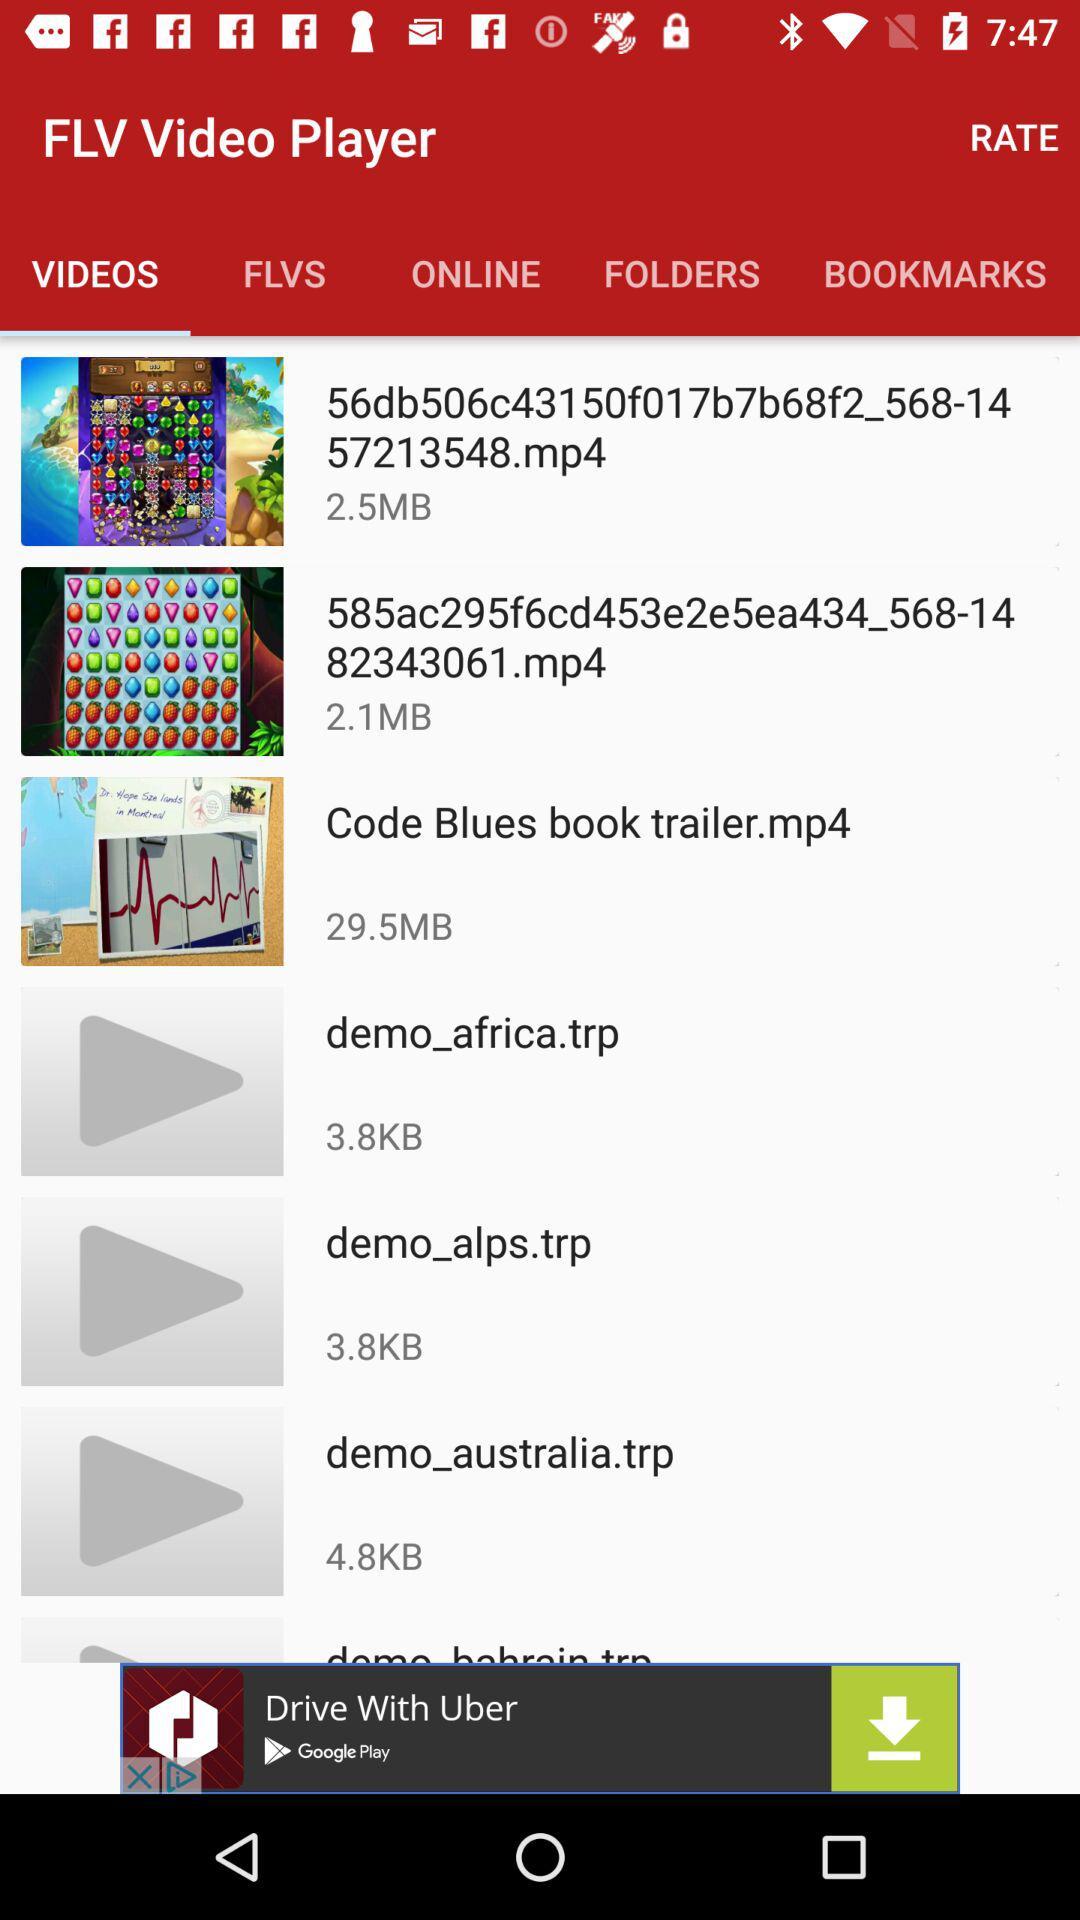 The width and height of the screenshot is (1080, 1920). What do you see at coordinates (540, 1727) in the screenshot?
I see `open advertisement` at bounding box center [540, 1727].